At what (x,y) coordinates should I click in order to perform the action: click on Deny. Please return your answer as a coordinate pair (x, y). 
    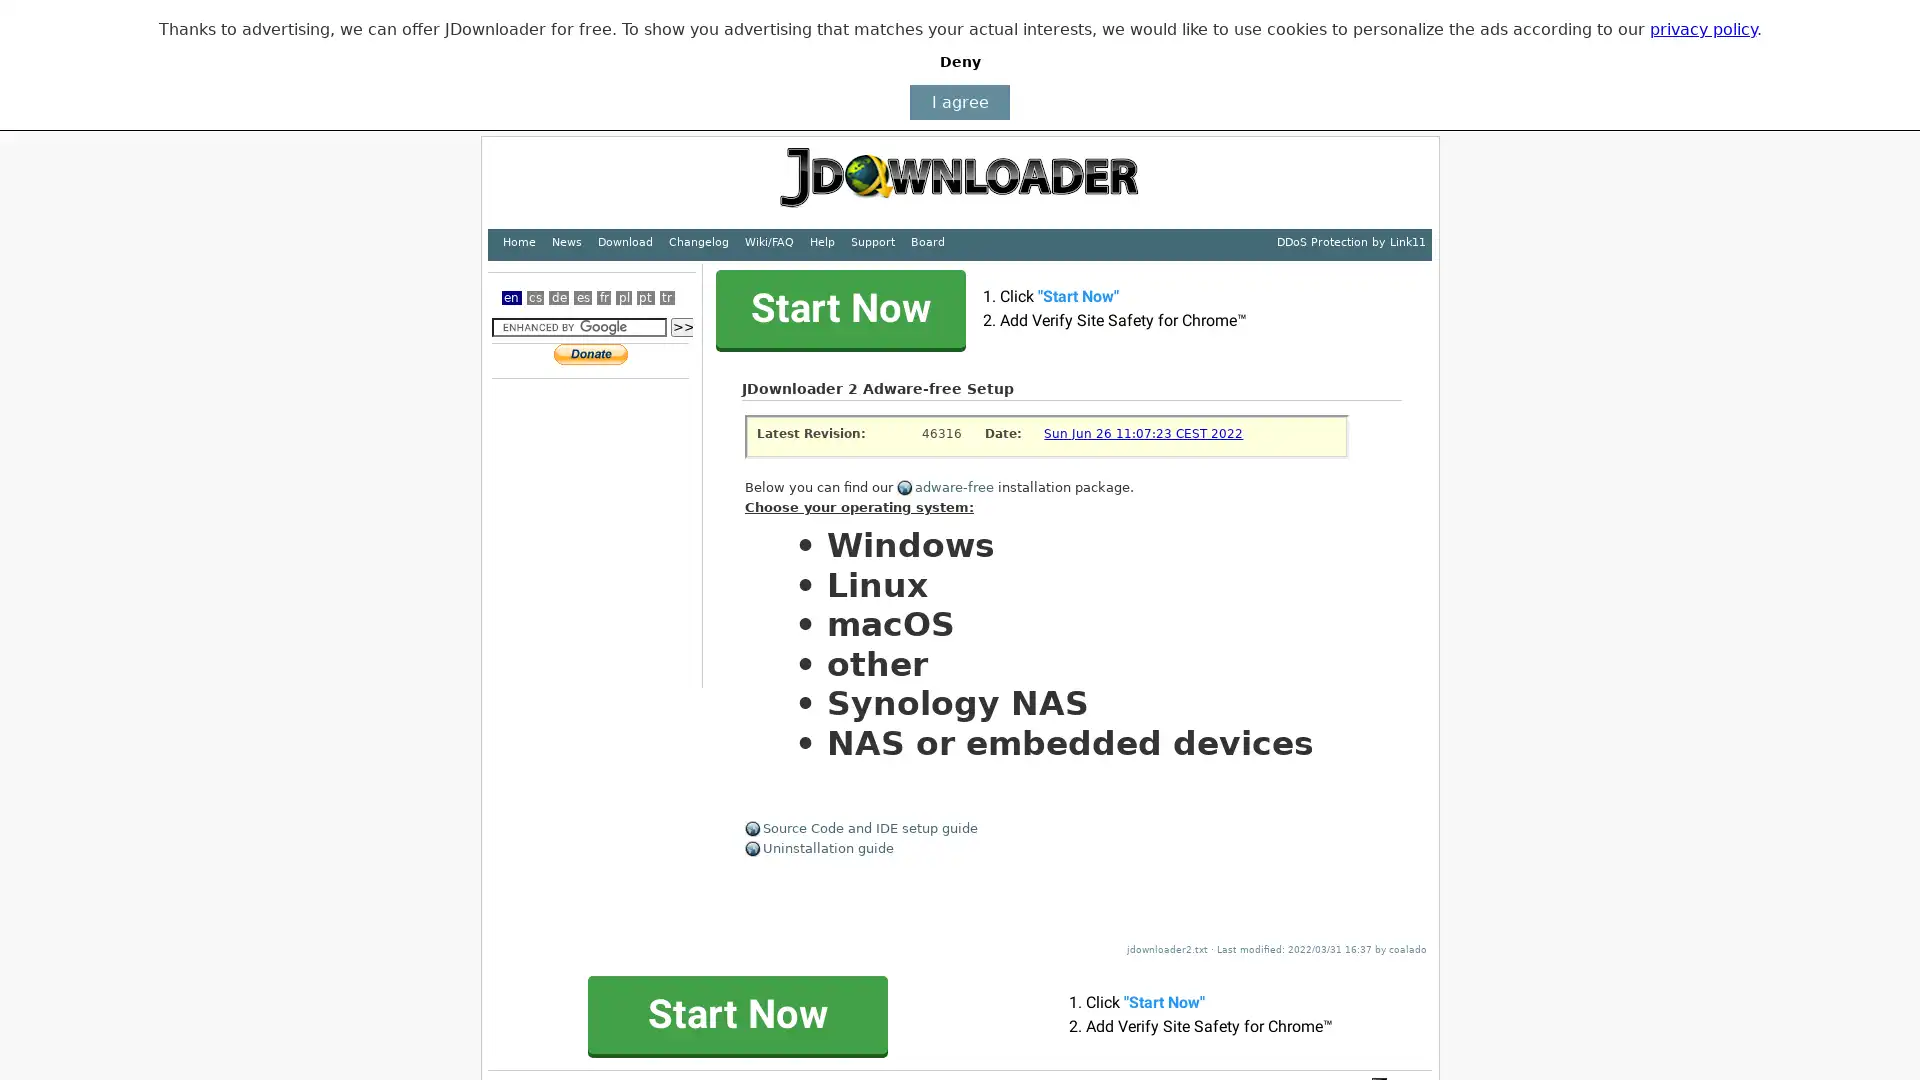
    Looking at the image, I should click on (960, 60).